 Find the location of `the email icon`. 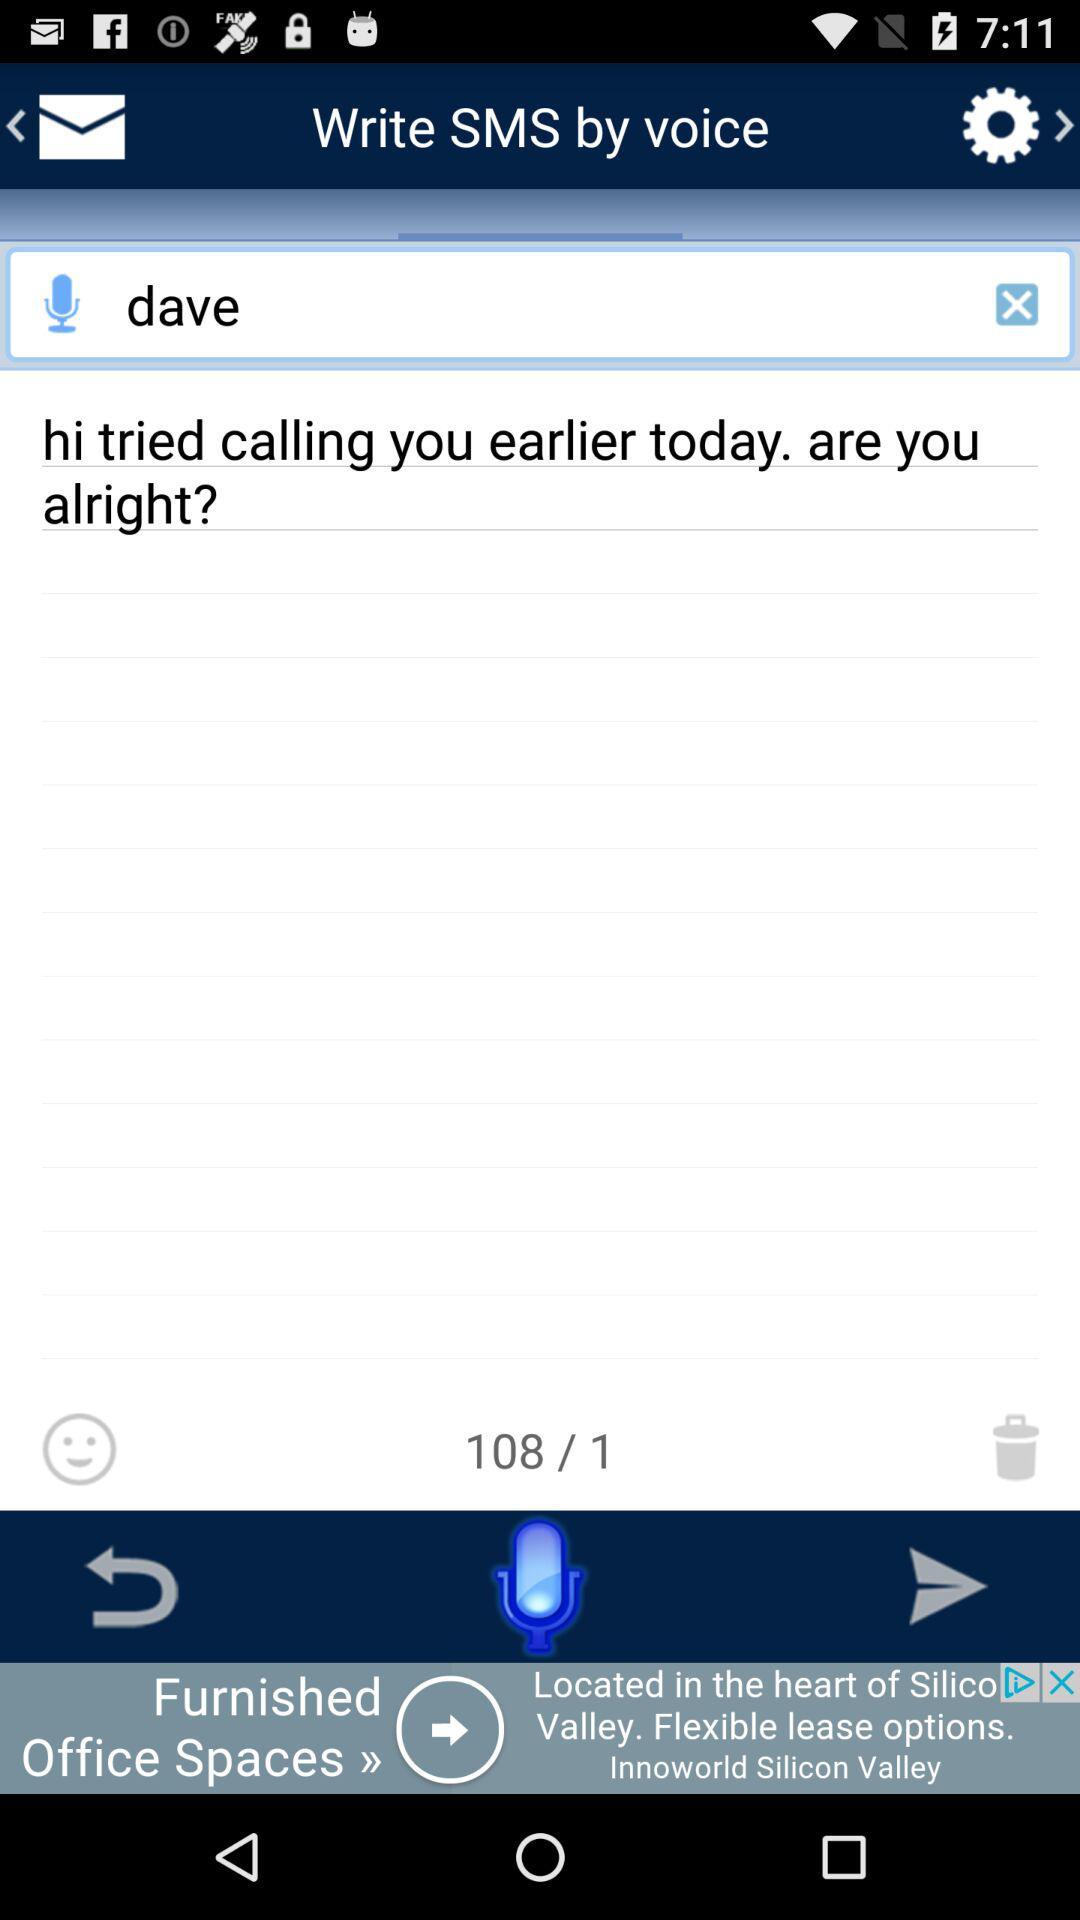

the email icon is located at coordinates (77, 133).